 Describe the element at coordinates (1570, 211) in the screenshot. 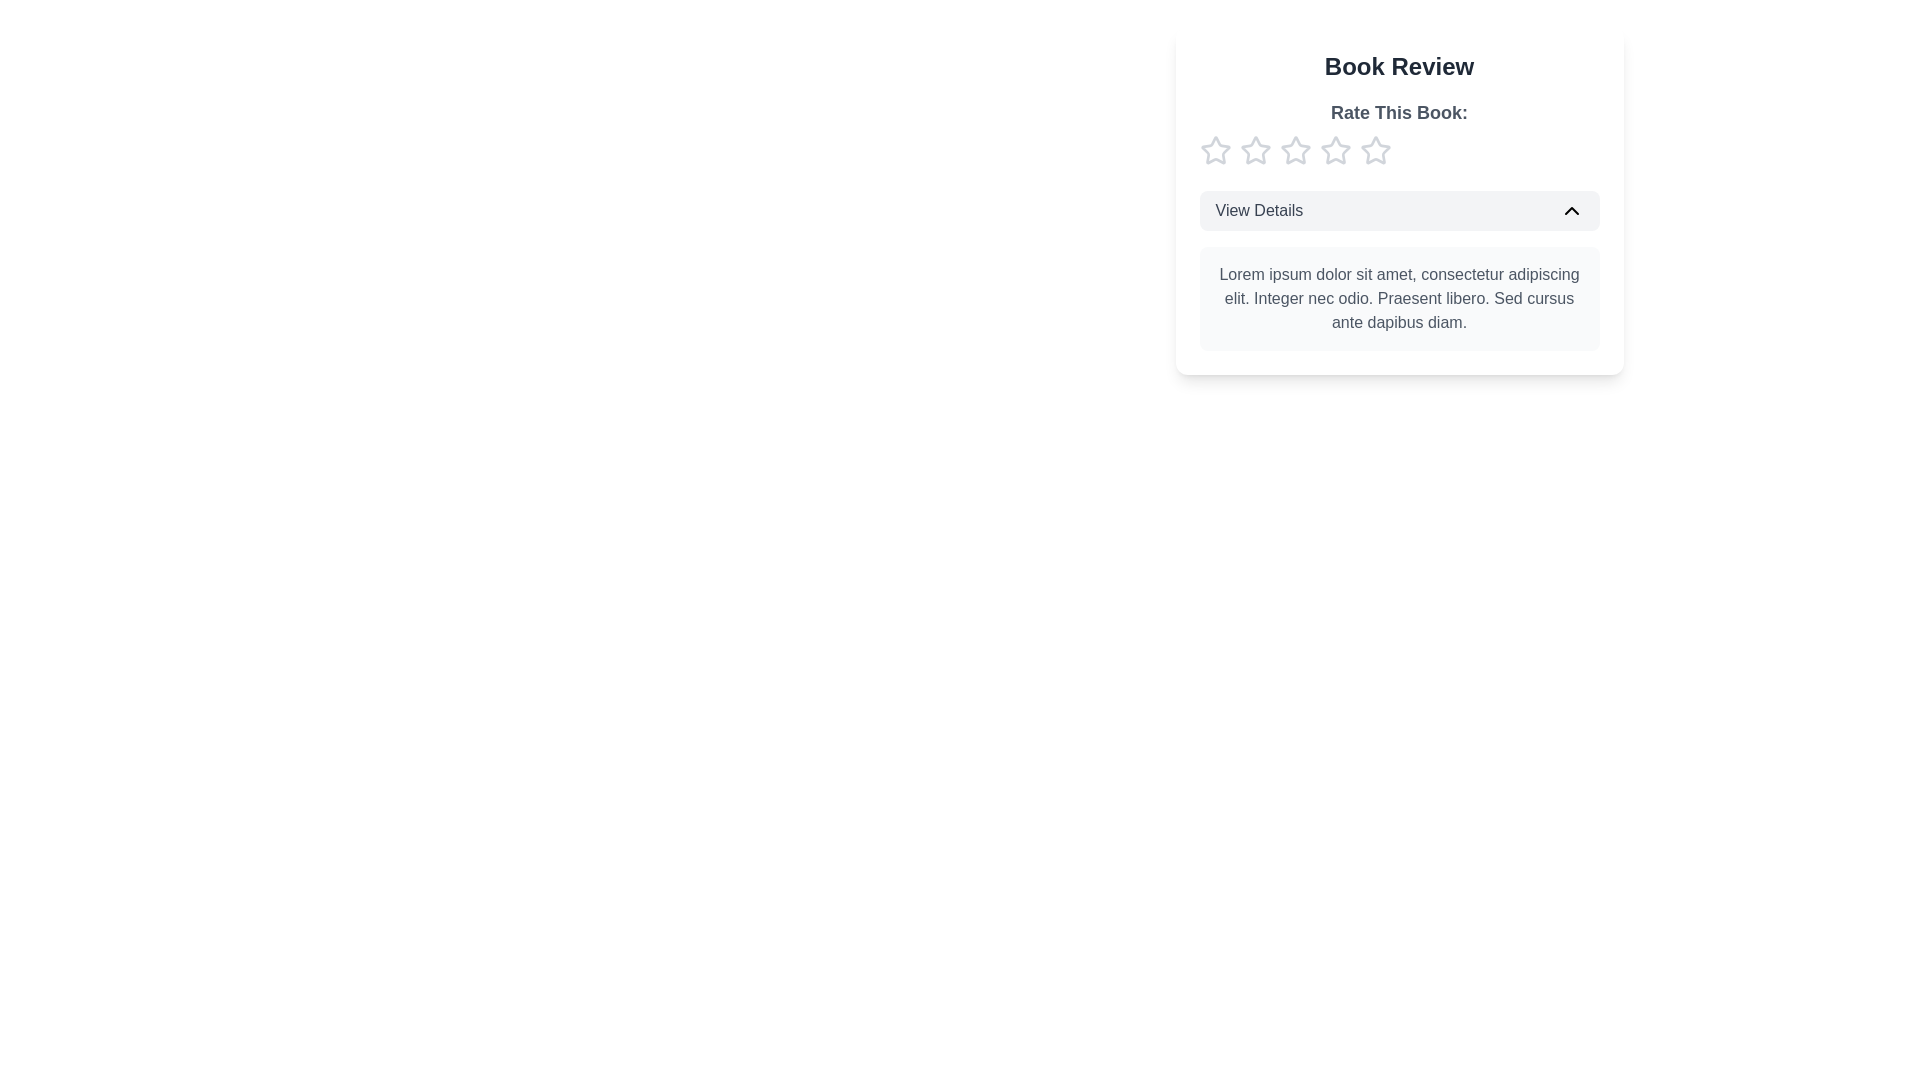

I see `the downward-pointing Chevron icon on the right side of the 'View Details' button` at that location.